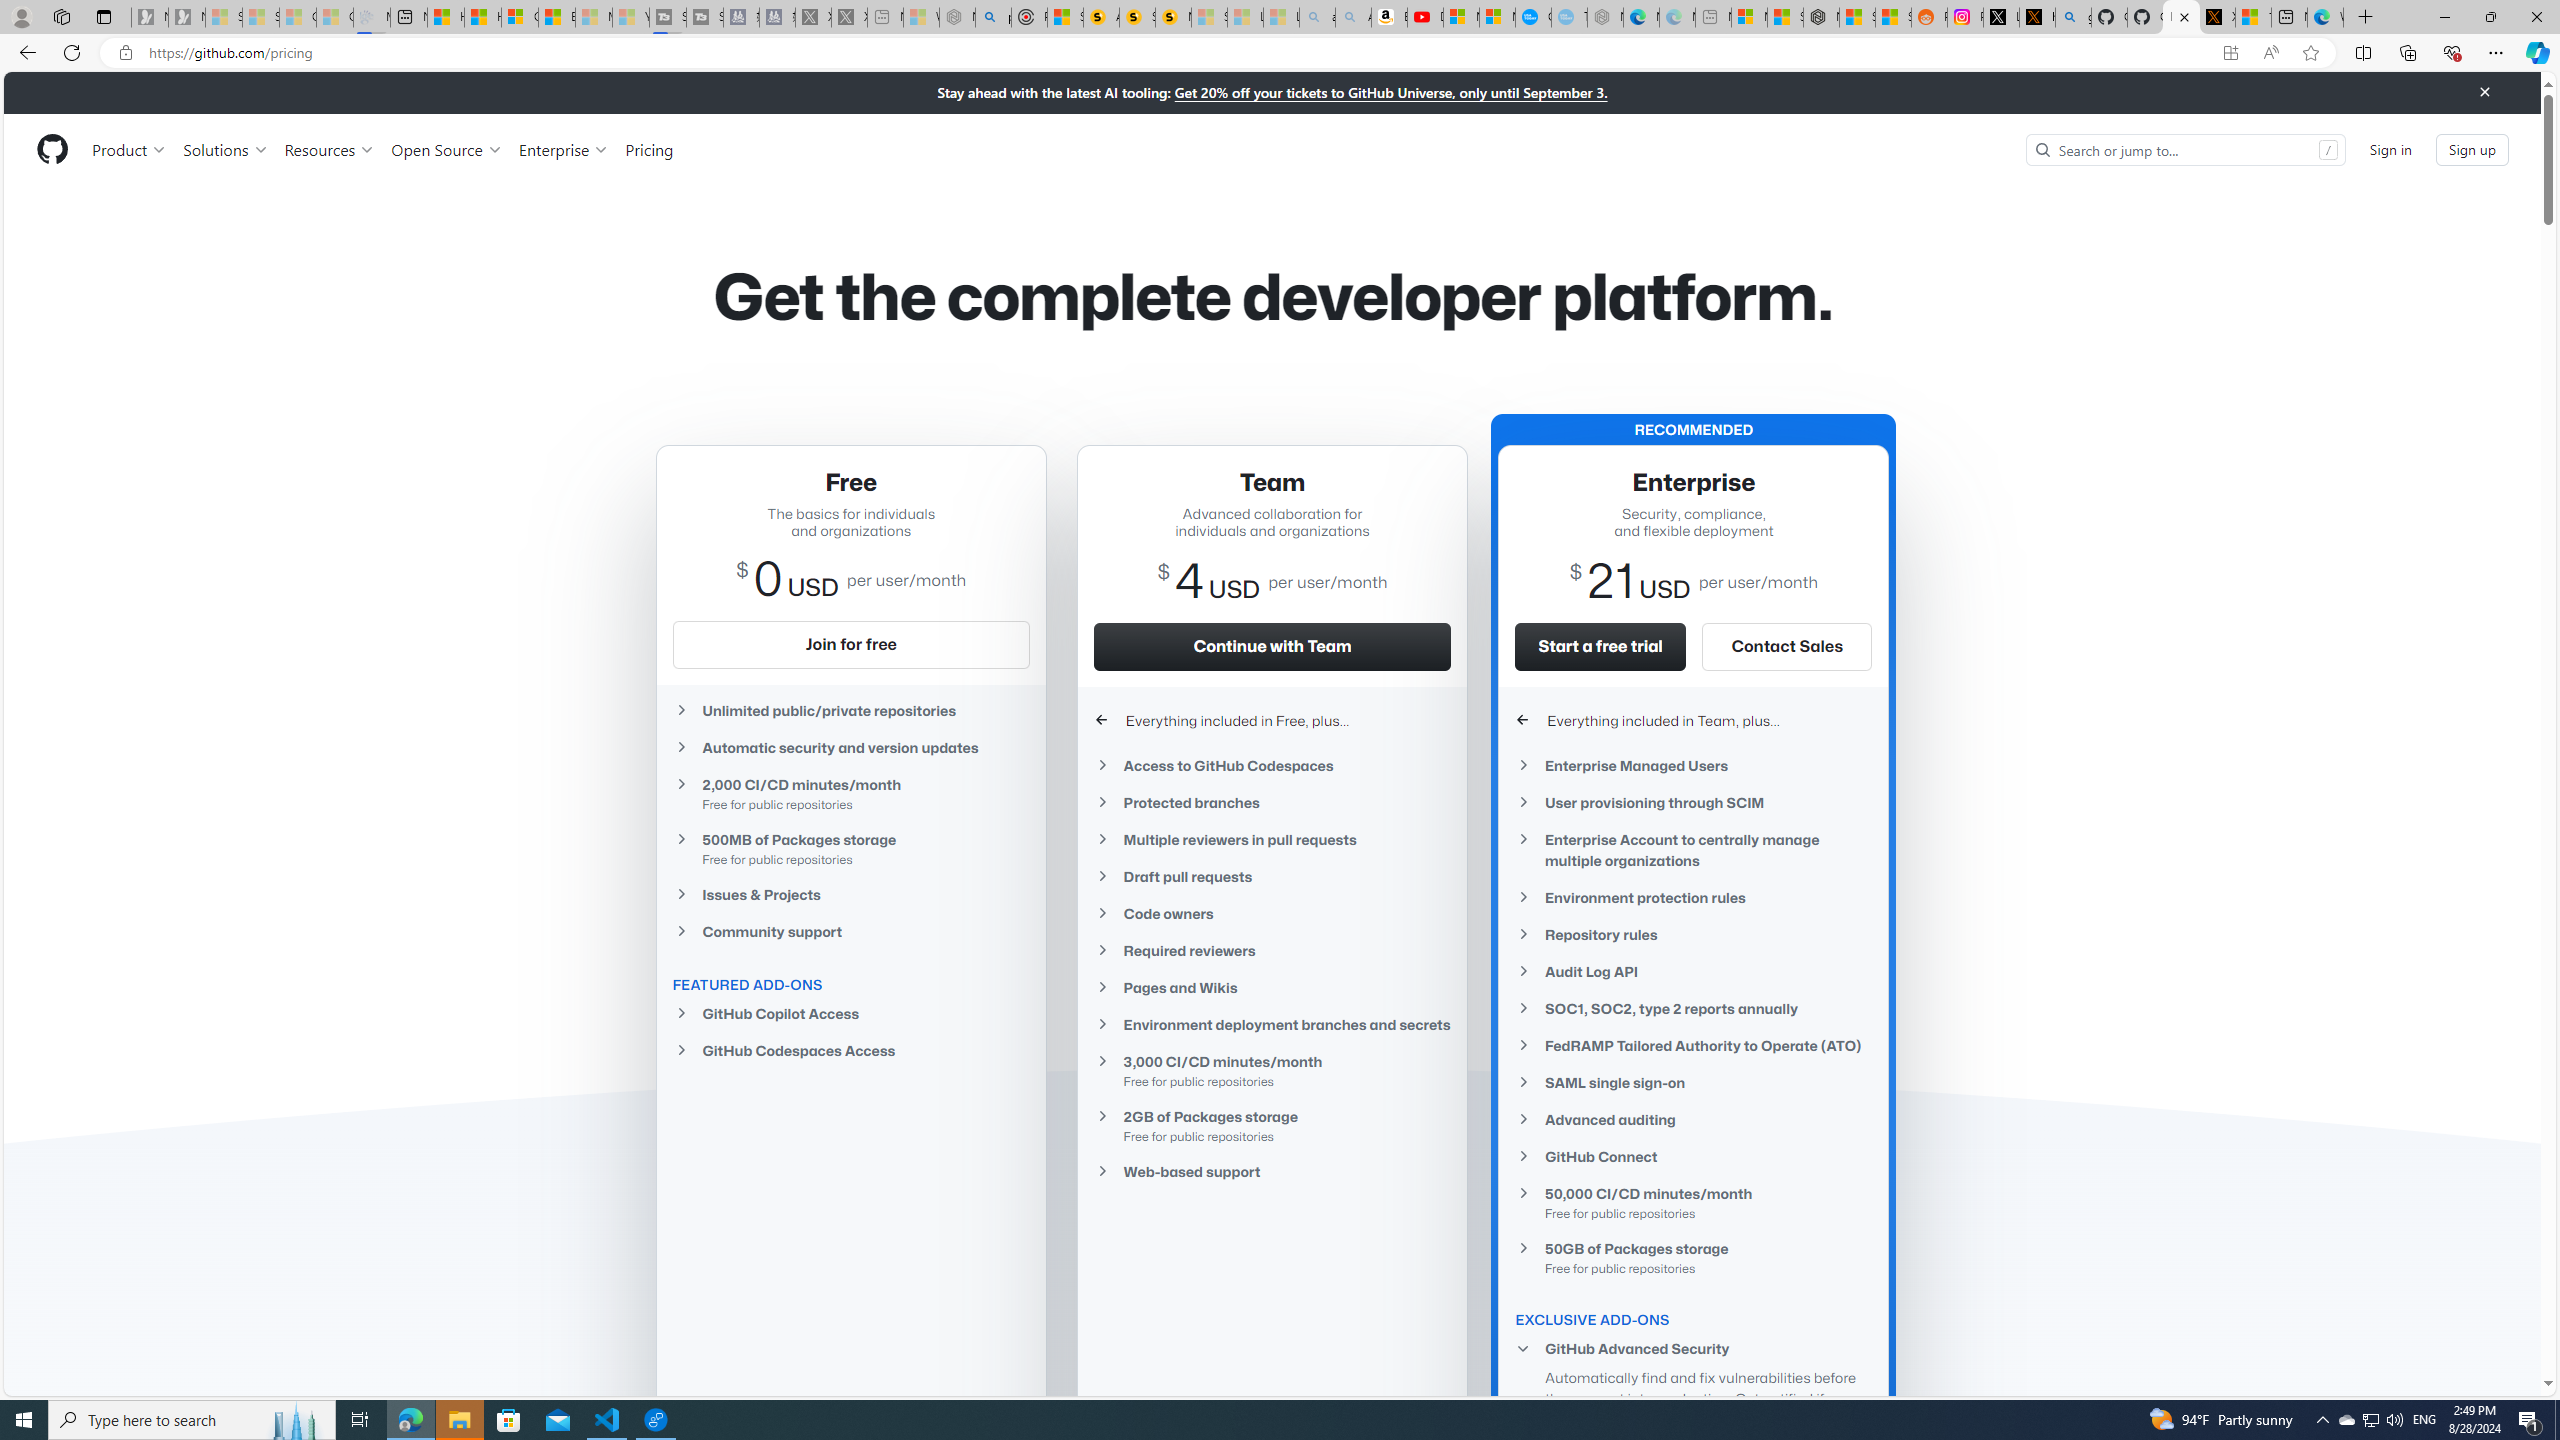 The width and height of the screenshot is (2560, 1440). Describe the element at coordinates (648, 149) in the screenshot. I see `'Pricing'` at that location.